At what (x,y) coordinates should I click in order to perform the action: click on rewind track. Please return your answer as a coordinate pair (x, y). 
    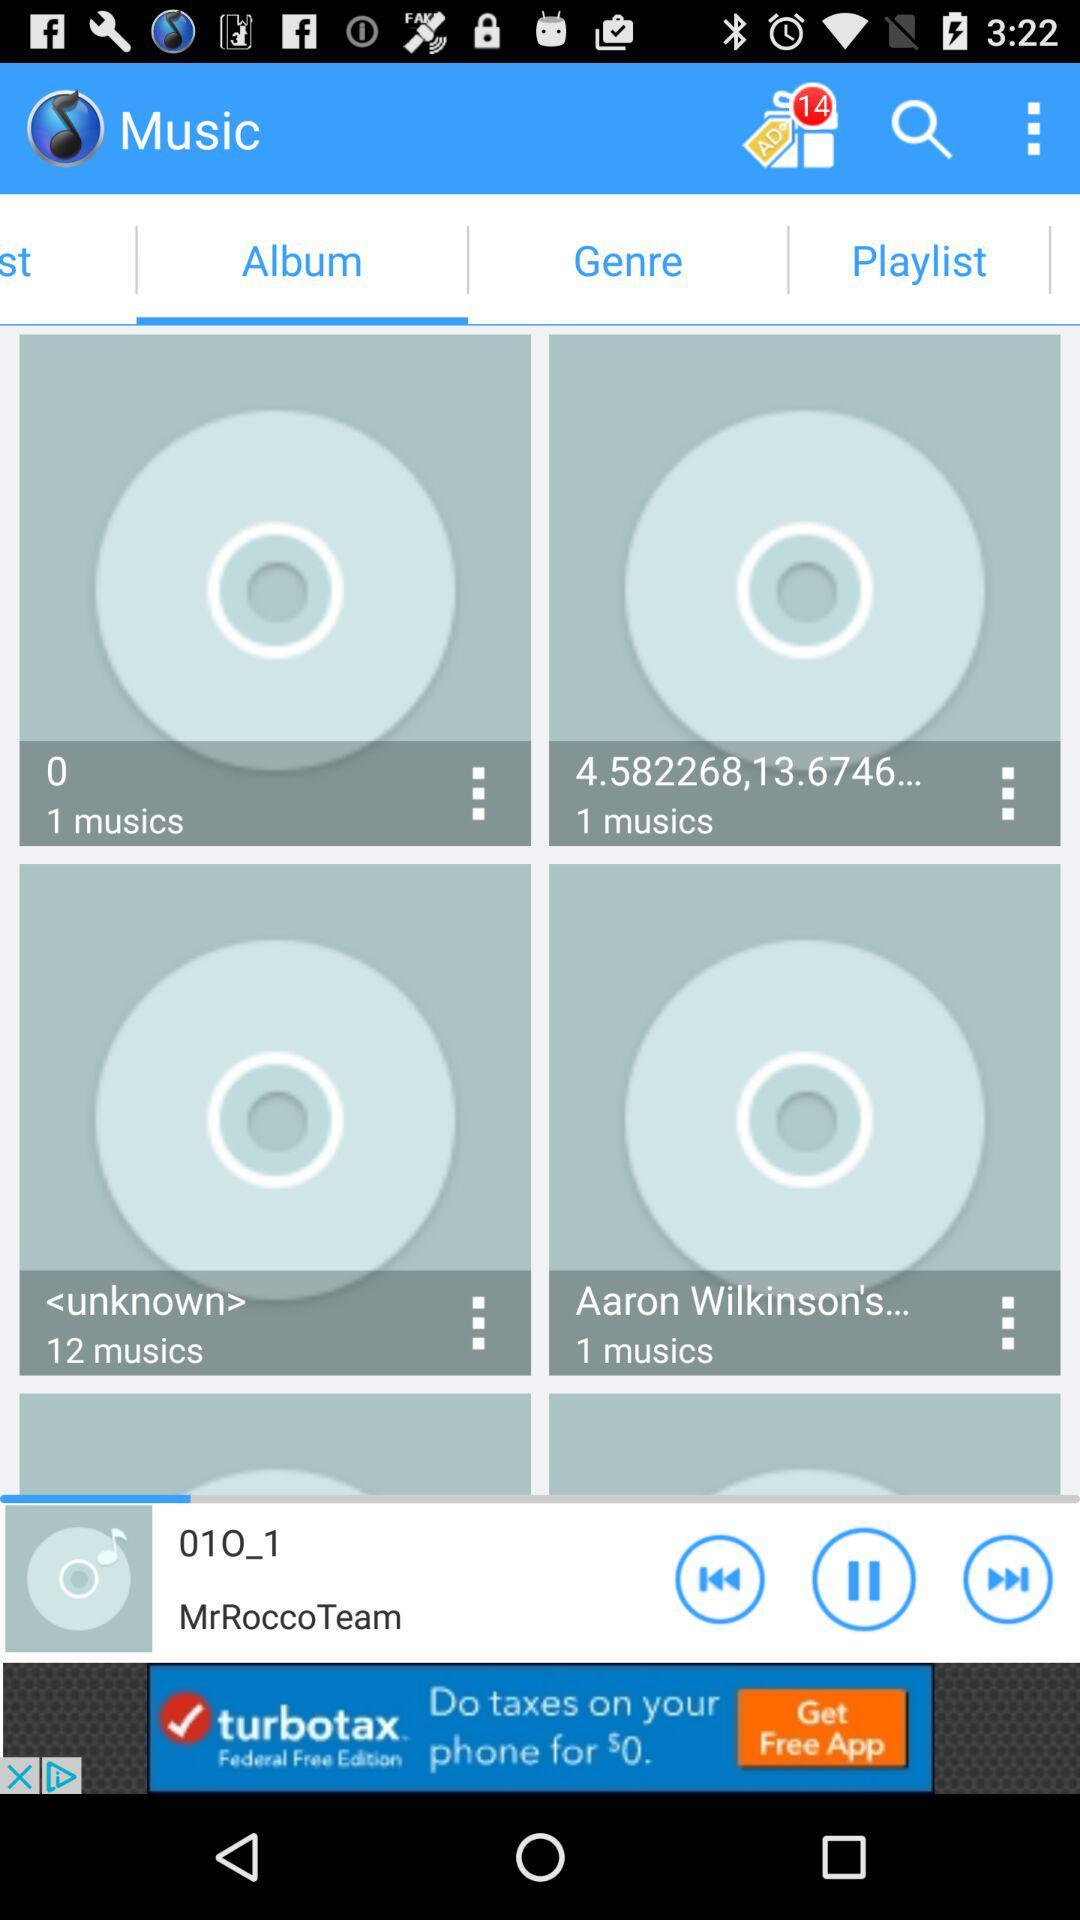
    Looking at the image, I should click on (720, 1577).